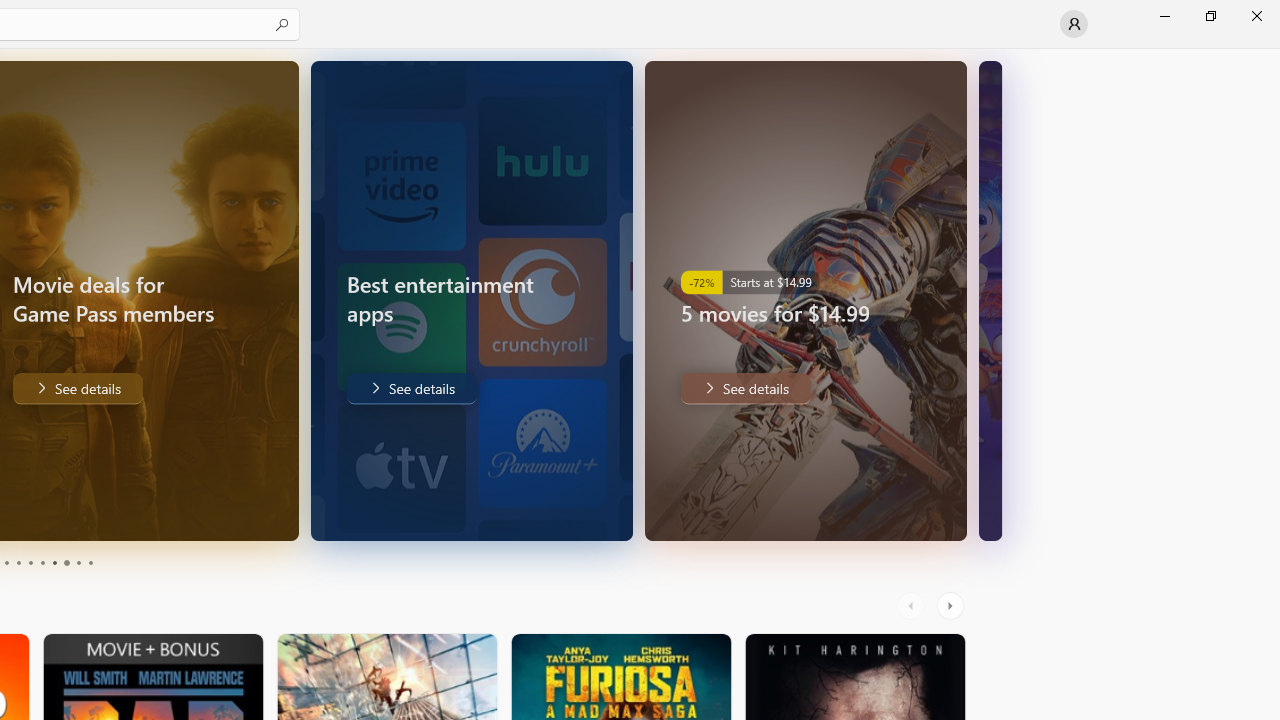  Describe the element at coordinates (17, 563) in the screenshot. I see `'Page 4'` at that location.